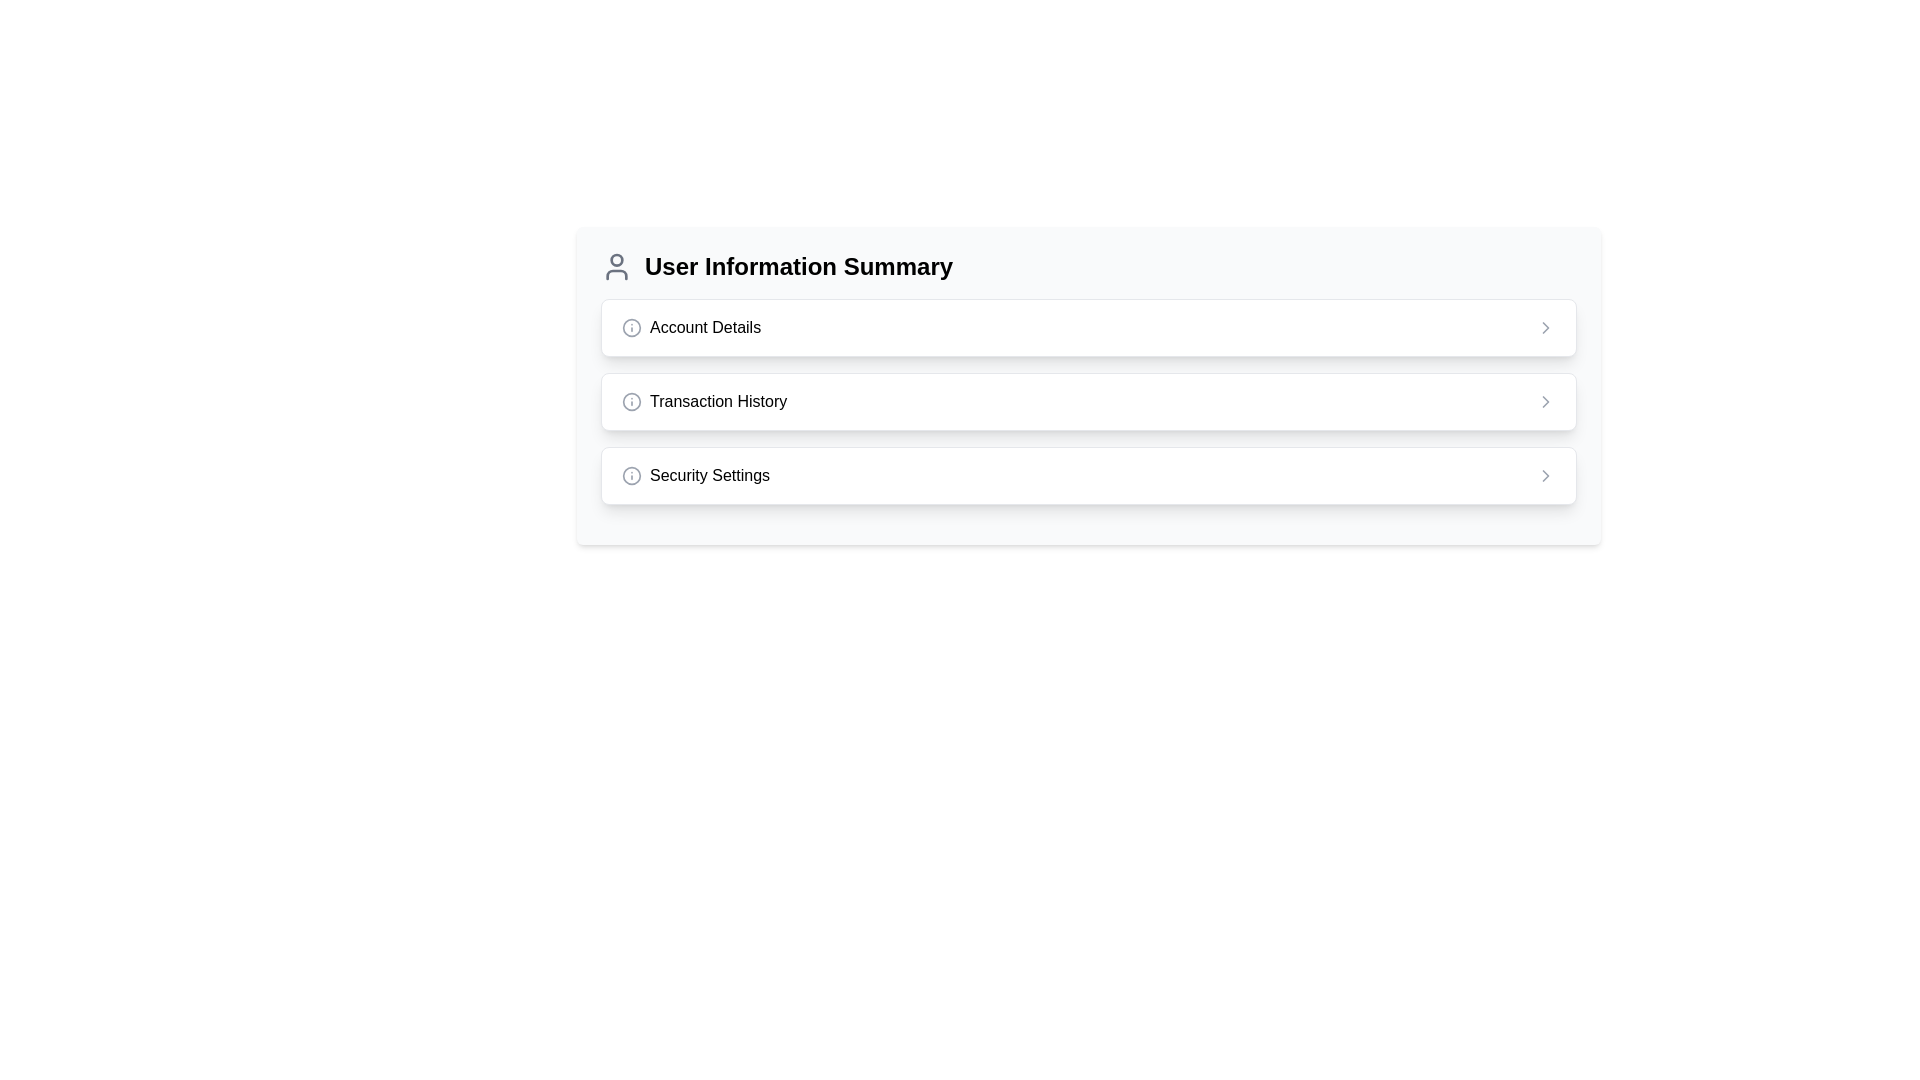 This screenshot has width=1920, height=1080. What do you see at coordinates (710, 475) in the screenshot?
I see `the 'Security Settings' text label, which is the third item in the list under 'User Information Summary'` at bounding box center [710, 475].